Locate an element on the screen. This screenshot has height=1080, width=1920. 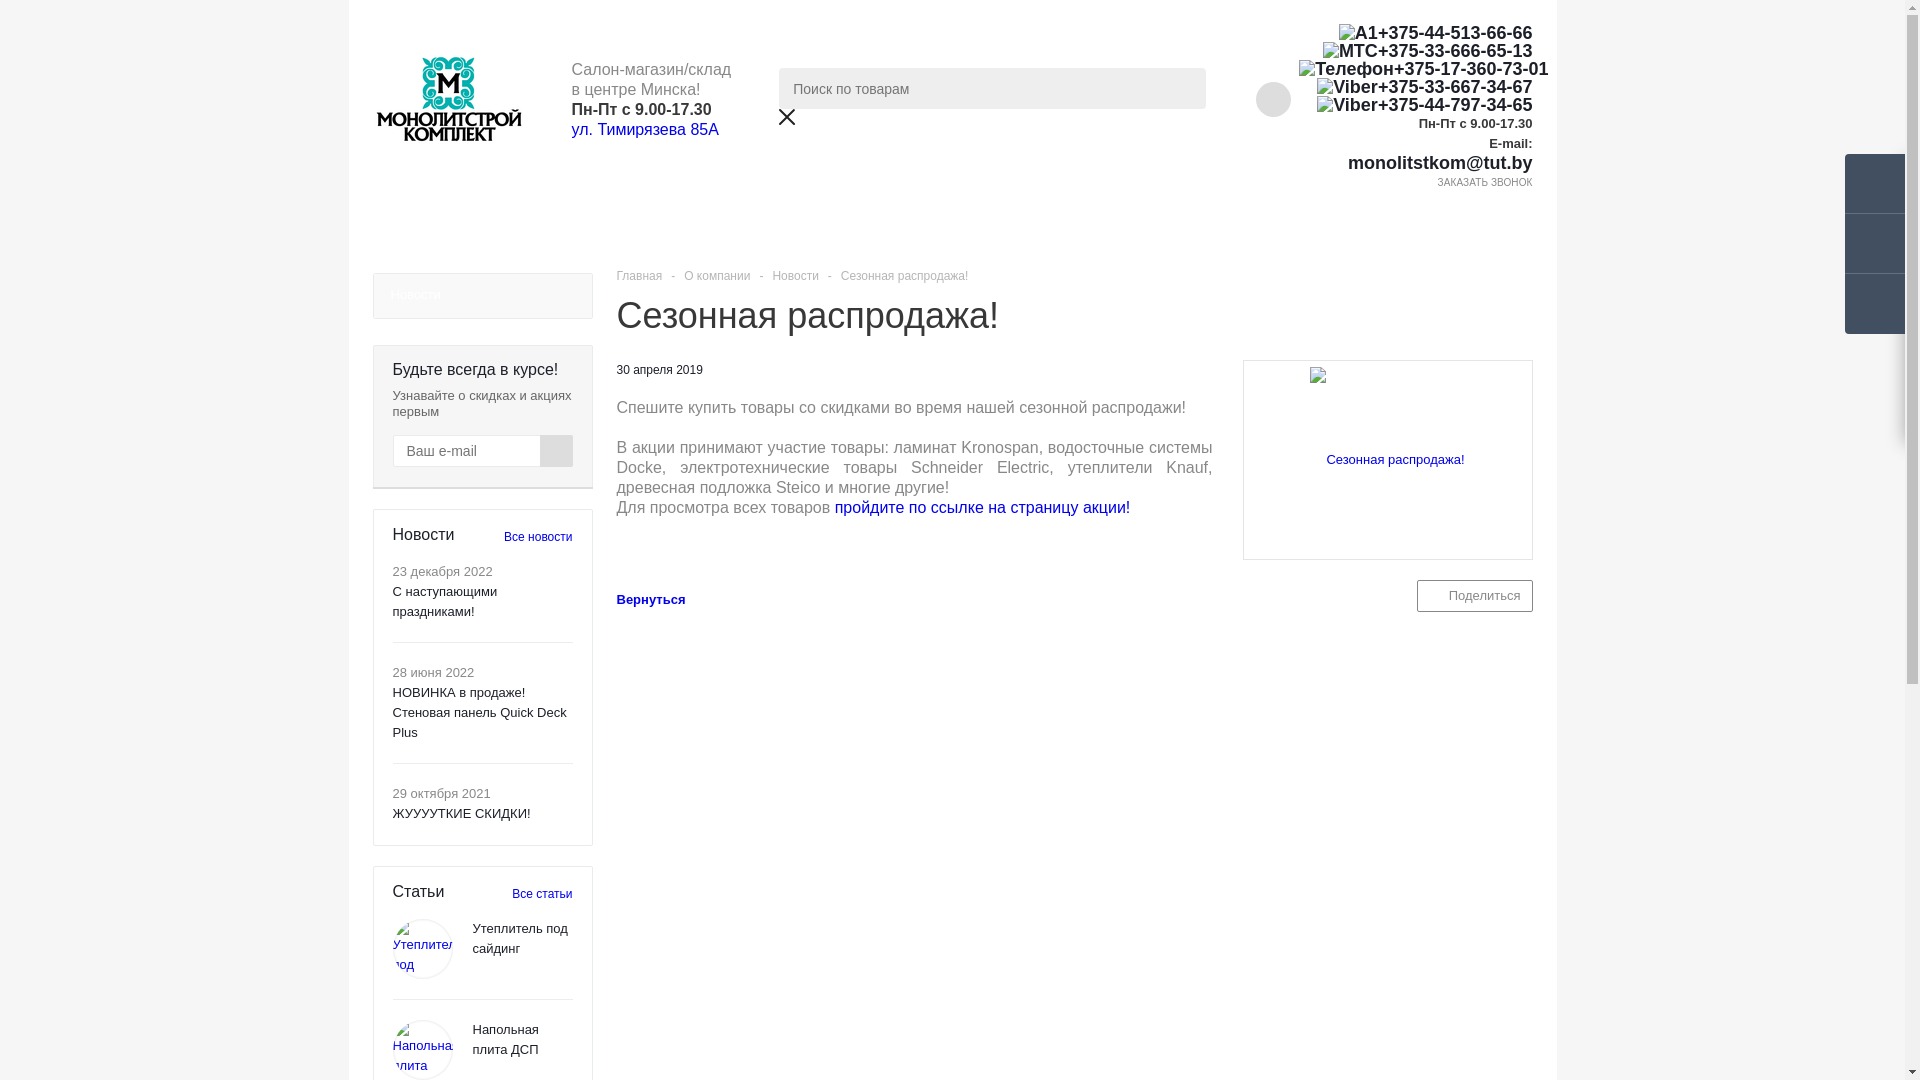
'A1' is located at coordinates (1358, 33).